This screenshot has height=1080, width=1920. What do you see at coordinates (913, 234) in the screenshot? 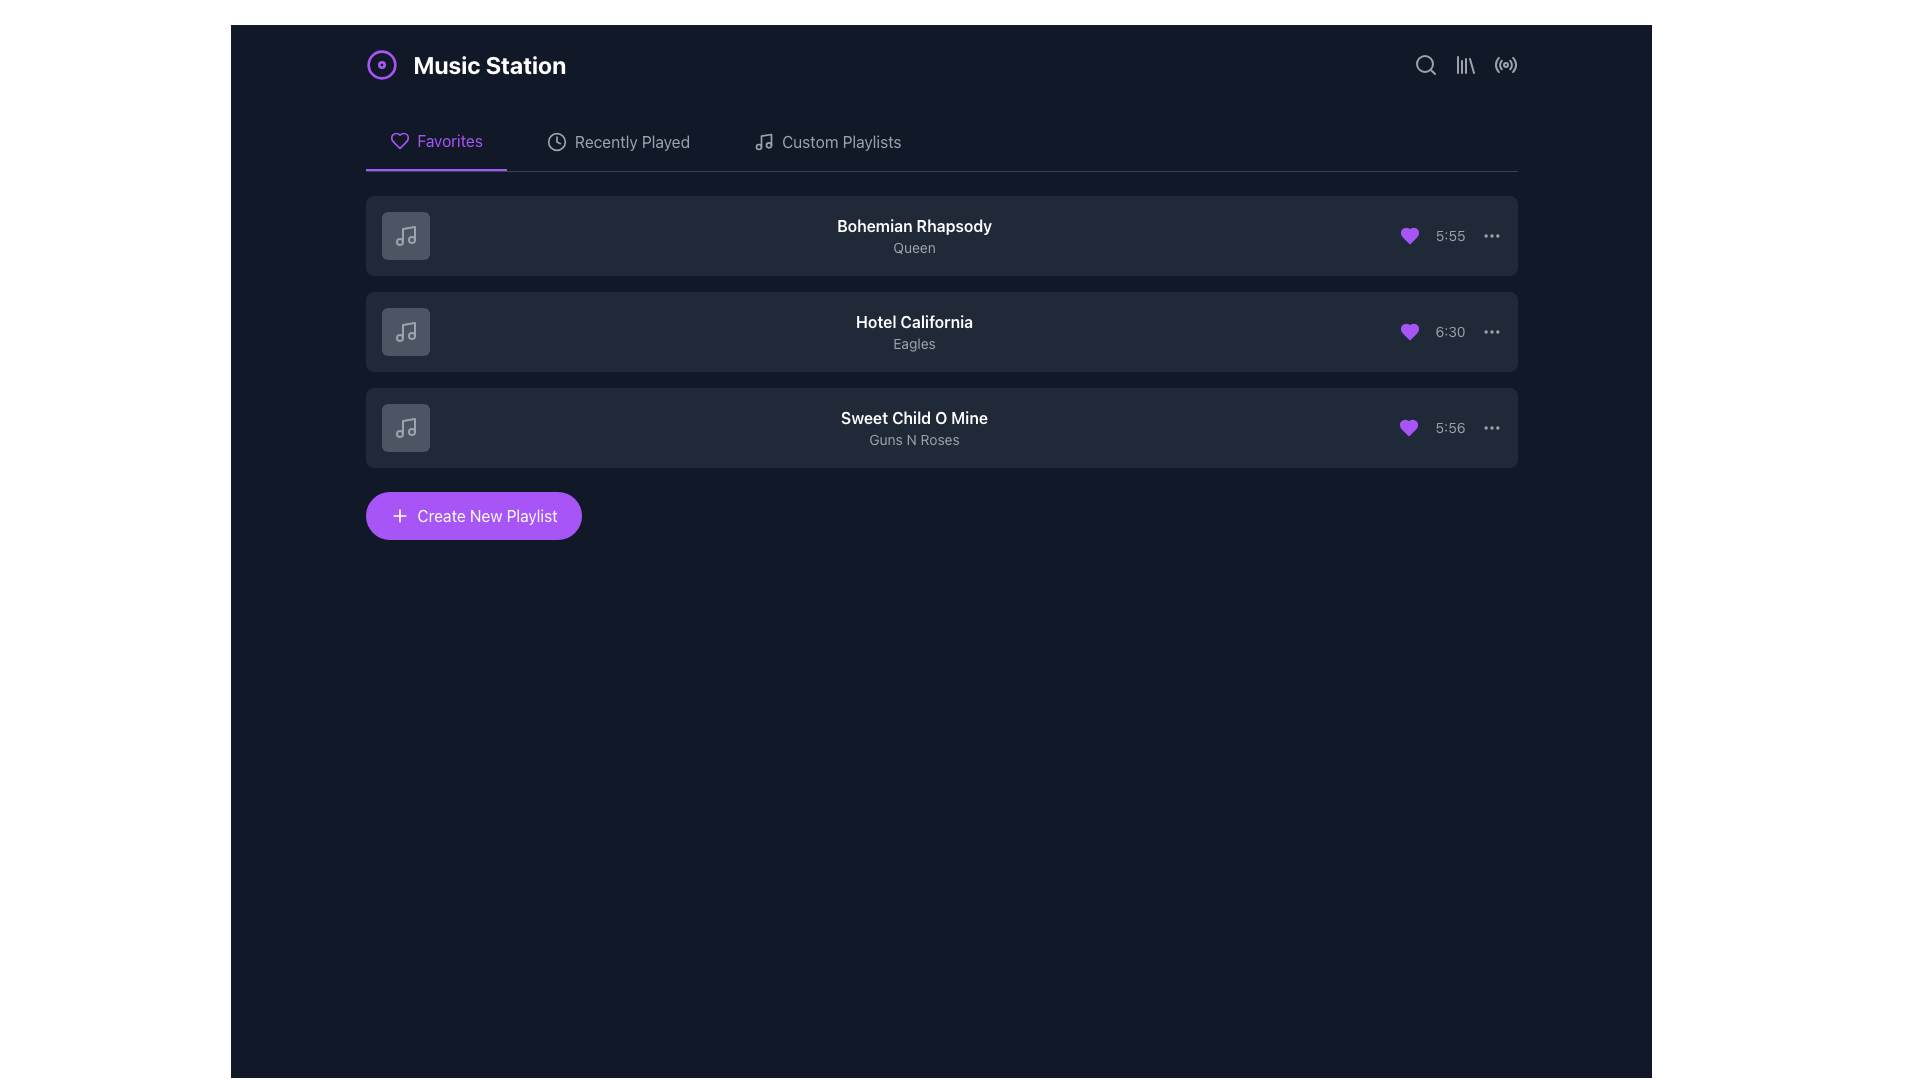
I see `the text display element showing 'Bohemian Rhapsody' by 'Queen', which is centrally aligned in the music playlist entry` at bounding box center [913, 234].